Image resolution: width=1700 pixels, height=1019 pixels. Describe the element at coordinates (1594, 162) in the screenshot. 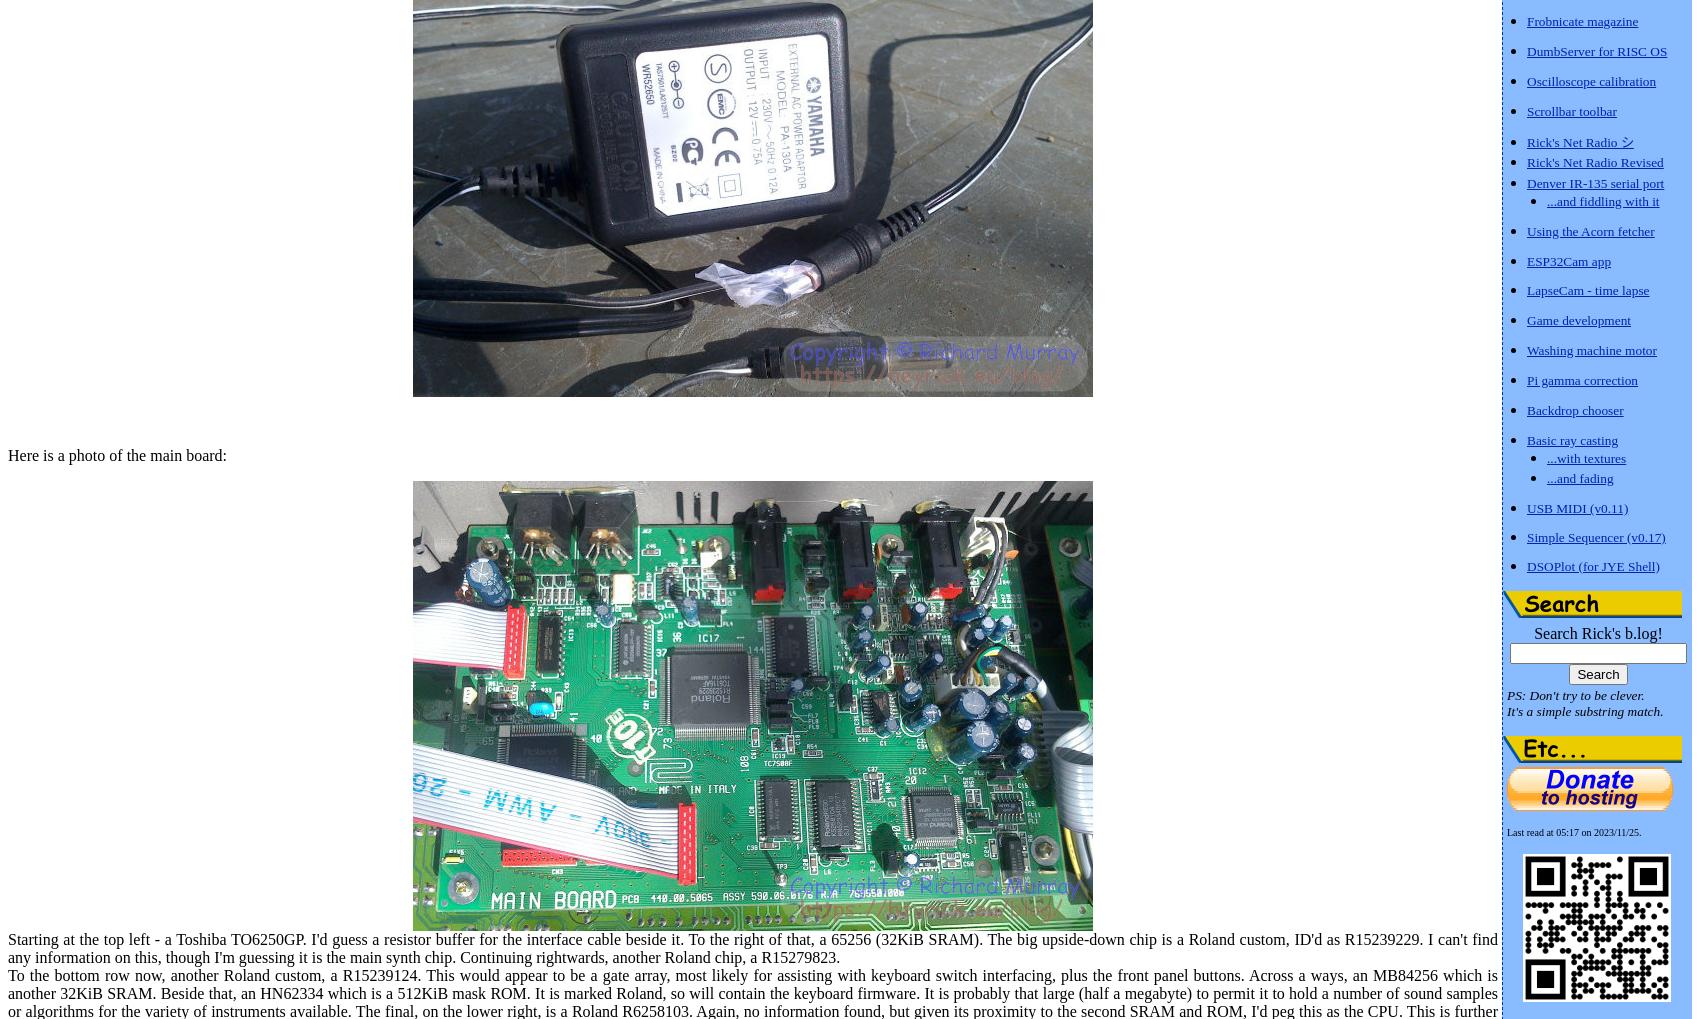

I see `'Rick's Net Radio Revised'` at that location.